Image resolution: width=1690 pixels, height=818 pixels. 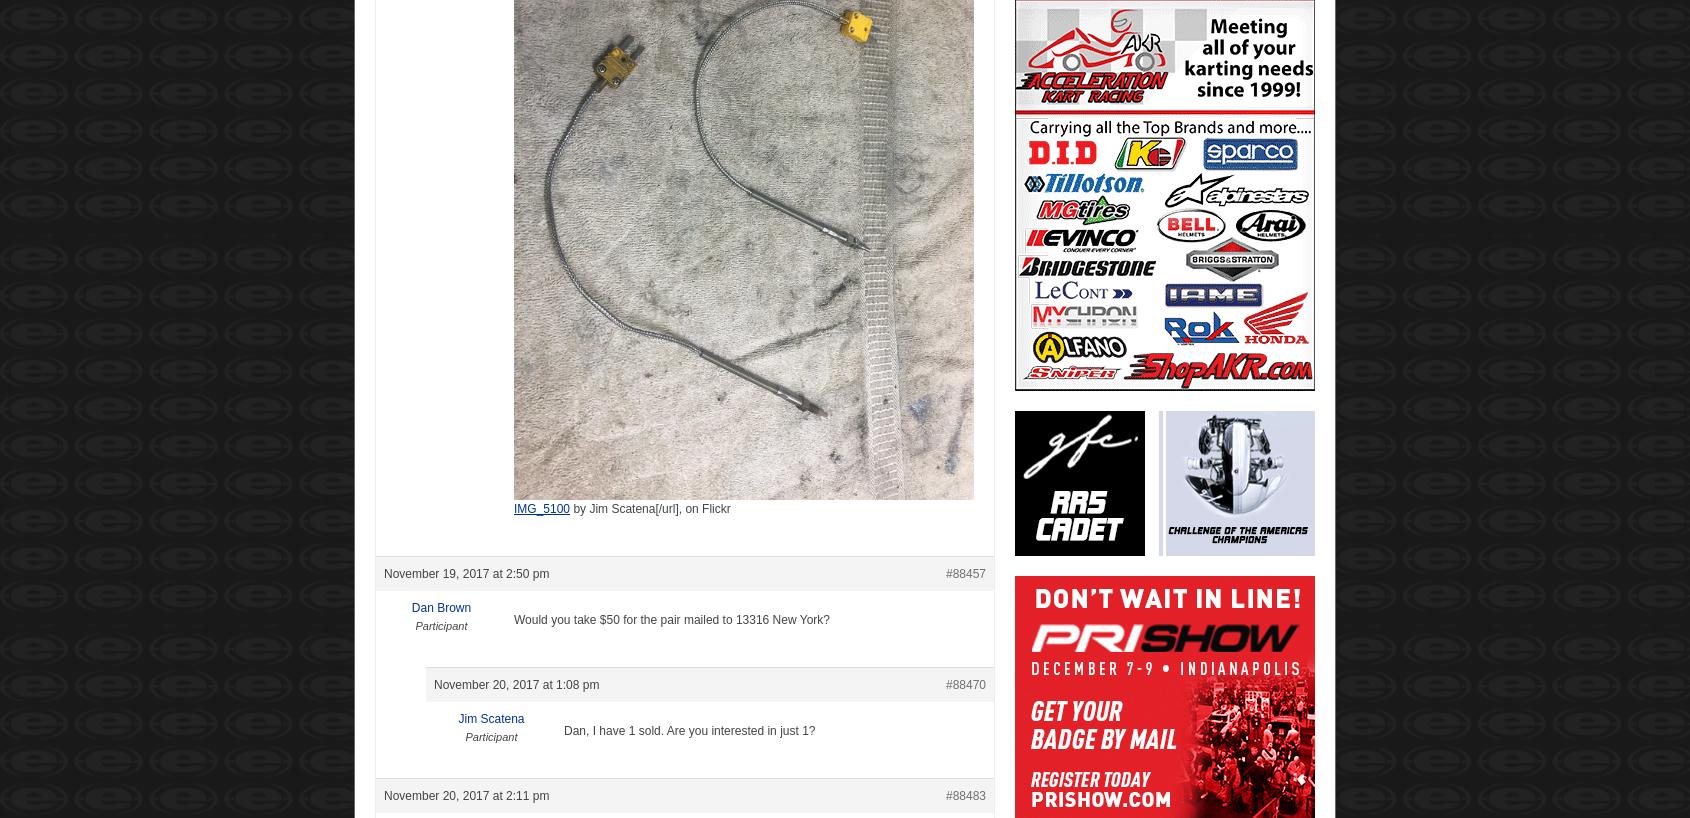 I want to click on 'Dan, I have 1 sold. Are you interested in just 1?', so click(x=688, y=728).